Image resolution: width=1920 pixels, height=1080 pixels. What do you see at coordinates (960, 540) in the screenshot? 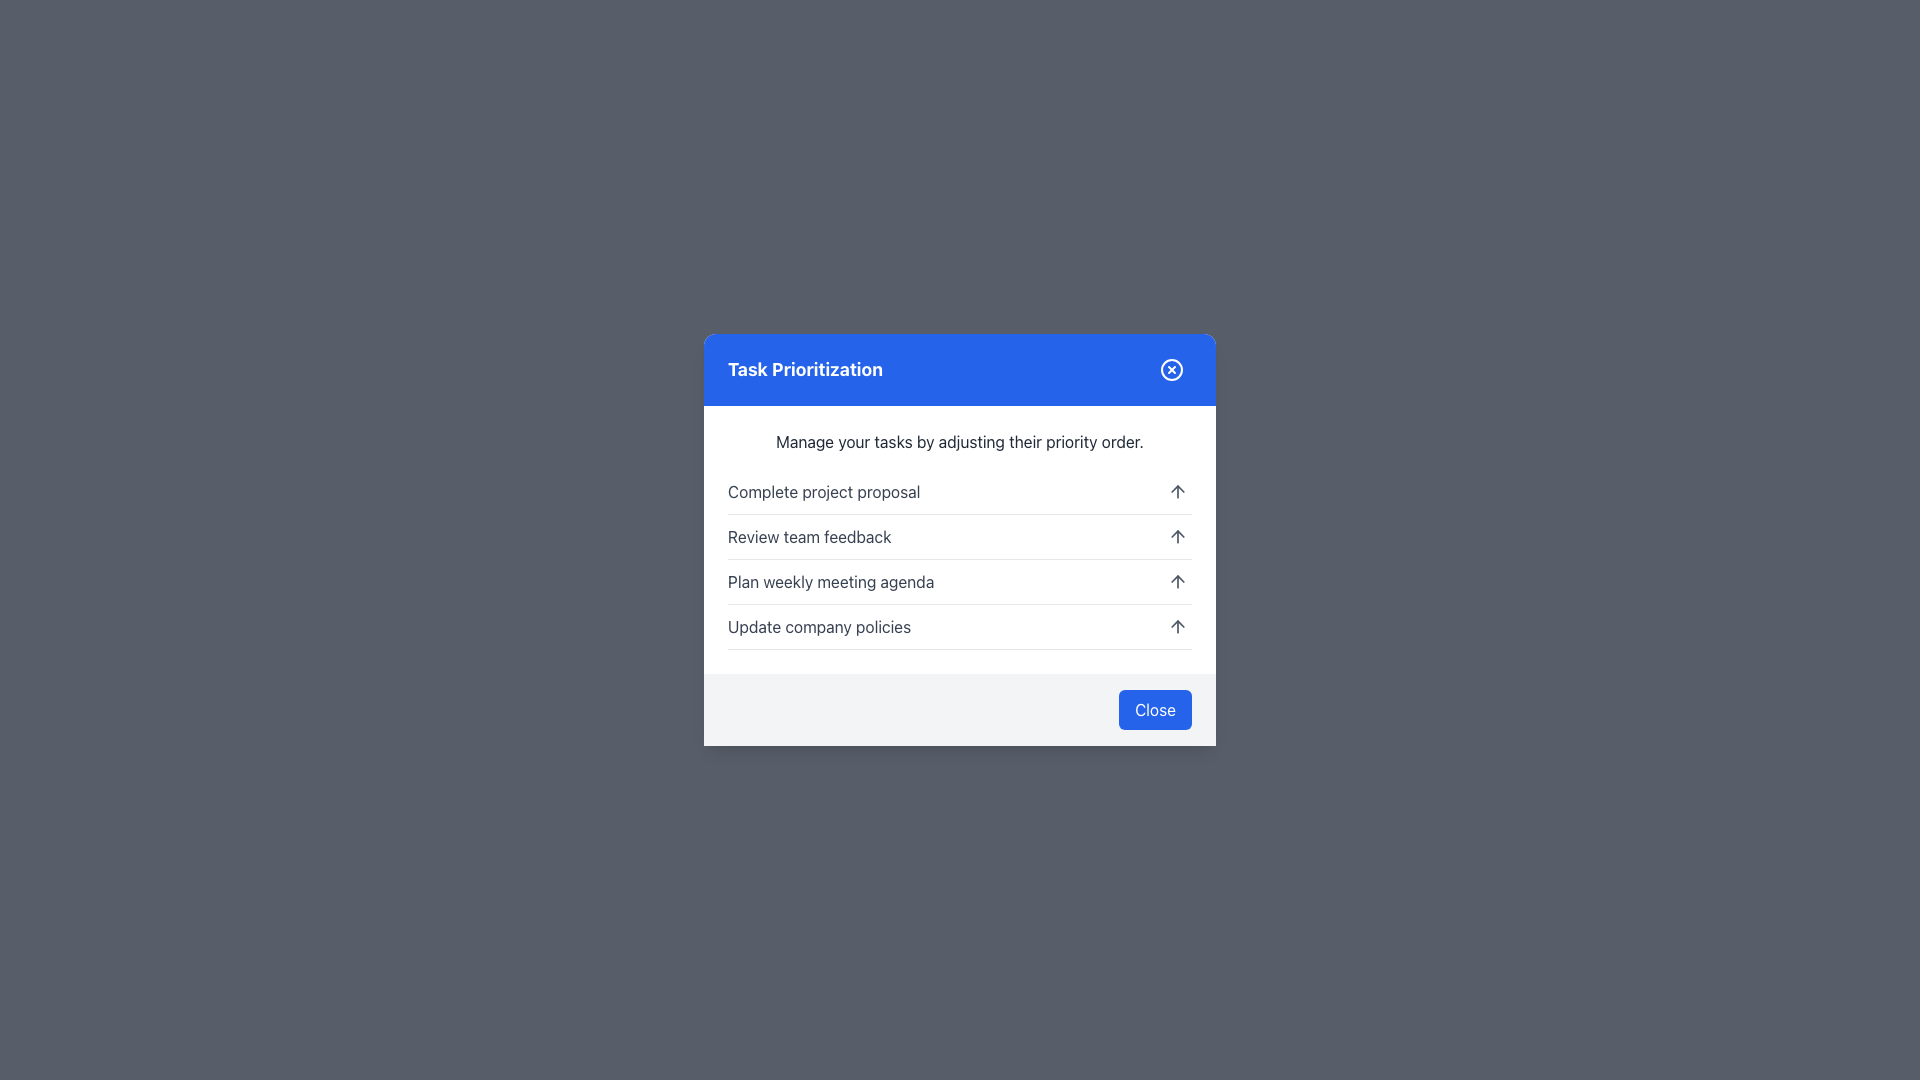
I see `the action icons related to the 'Review team feedback' task item in the task prioritization dialog box, located centrally below the title bar and above the 'Close' button` at bounding box center [960, 540].